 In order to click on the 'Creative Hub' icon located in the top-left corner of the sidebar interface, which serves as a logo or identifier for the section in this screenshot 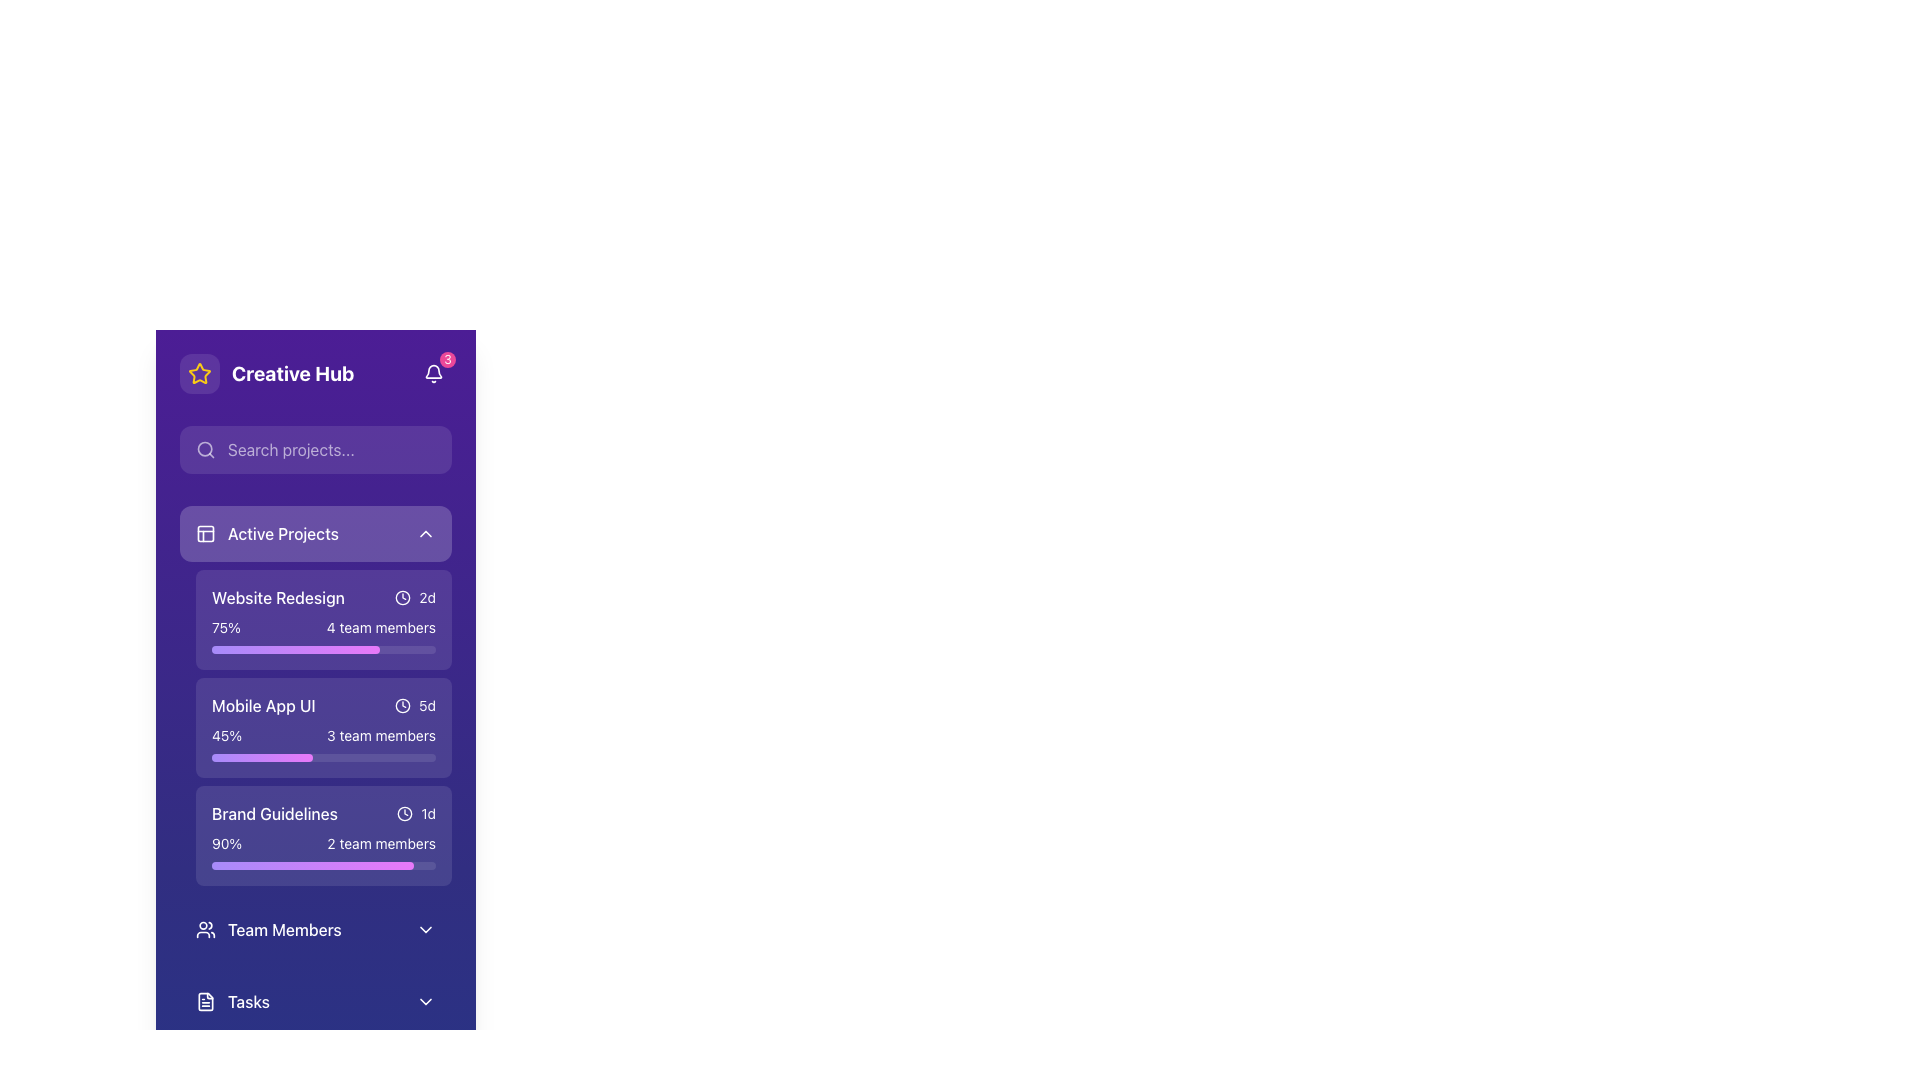, I will do `click(200, 373)`.